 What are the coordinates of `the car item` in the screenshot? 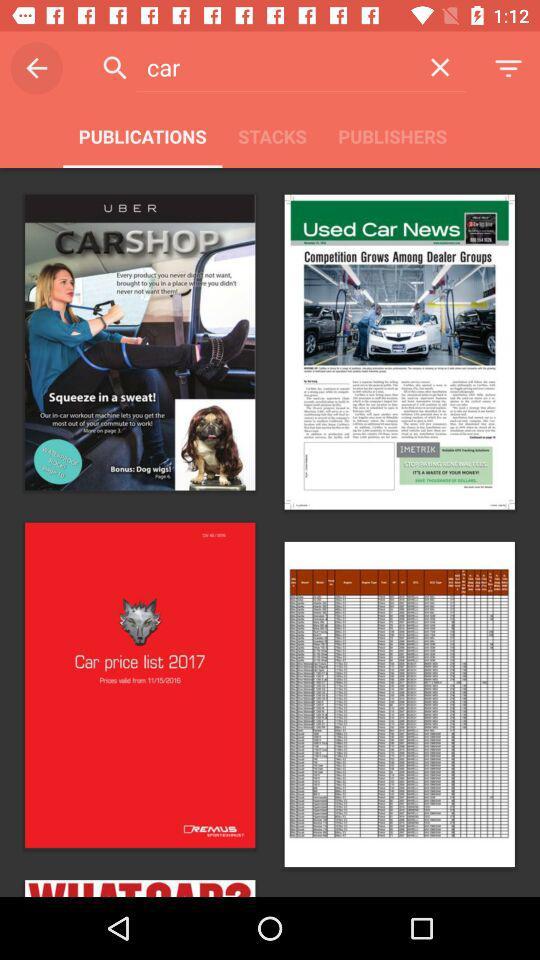 It's located at (274, 67).